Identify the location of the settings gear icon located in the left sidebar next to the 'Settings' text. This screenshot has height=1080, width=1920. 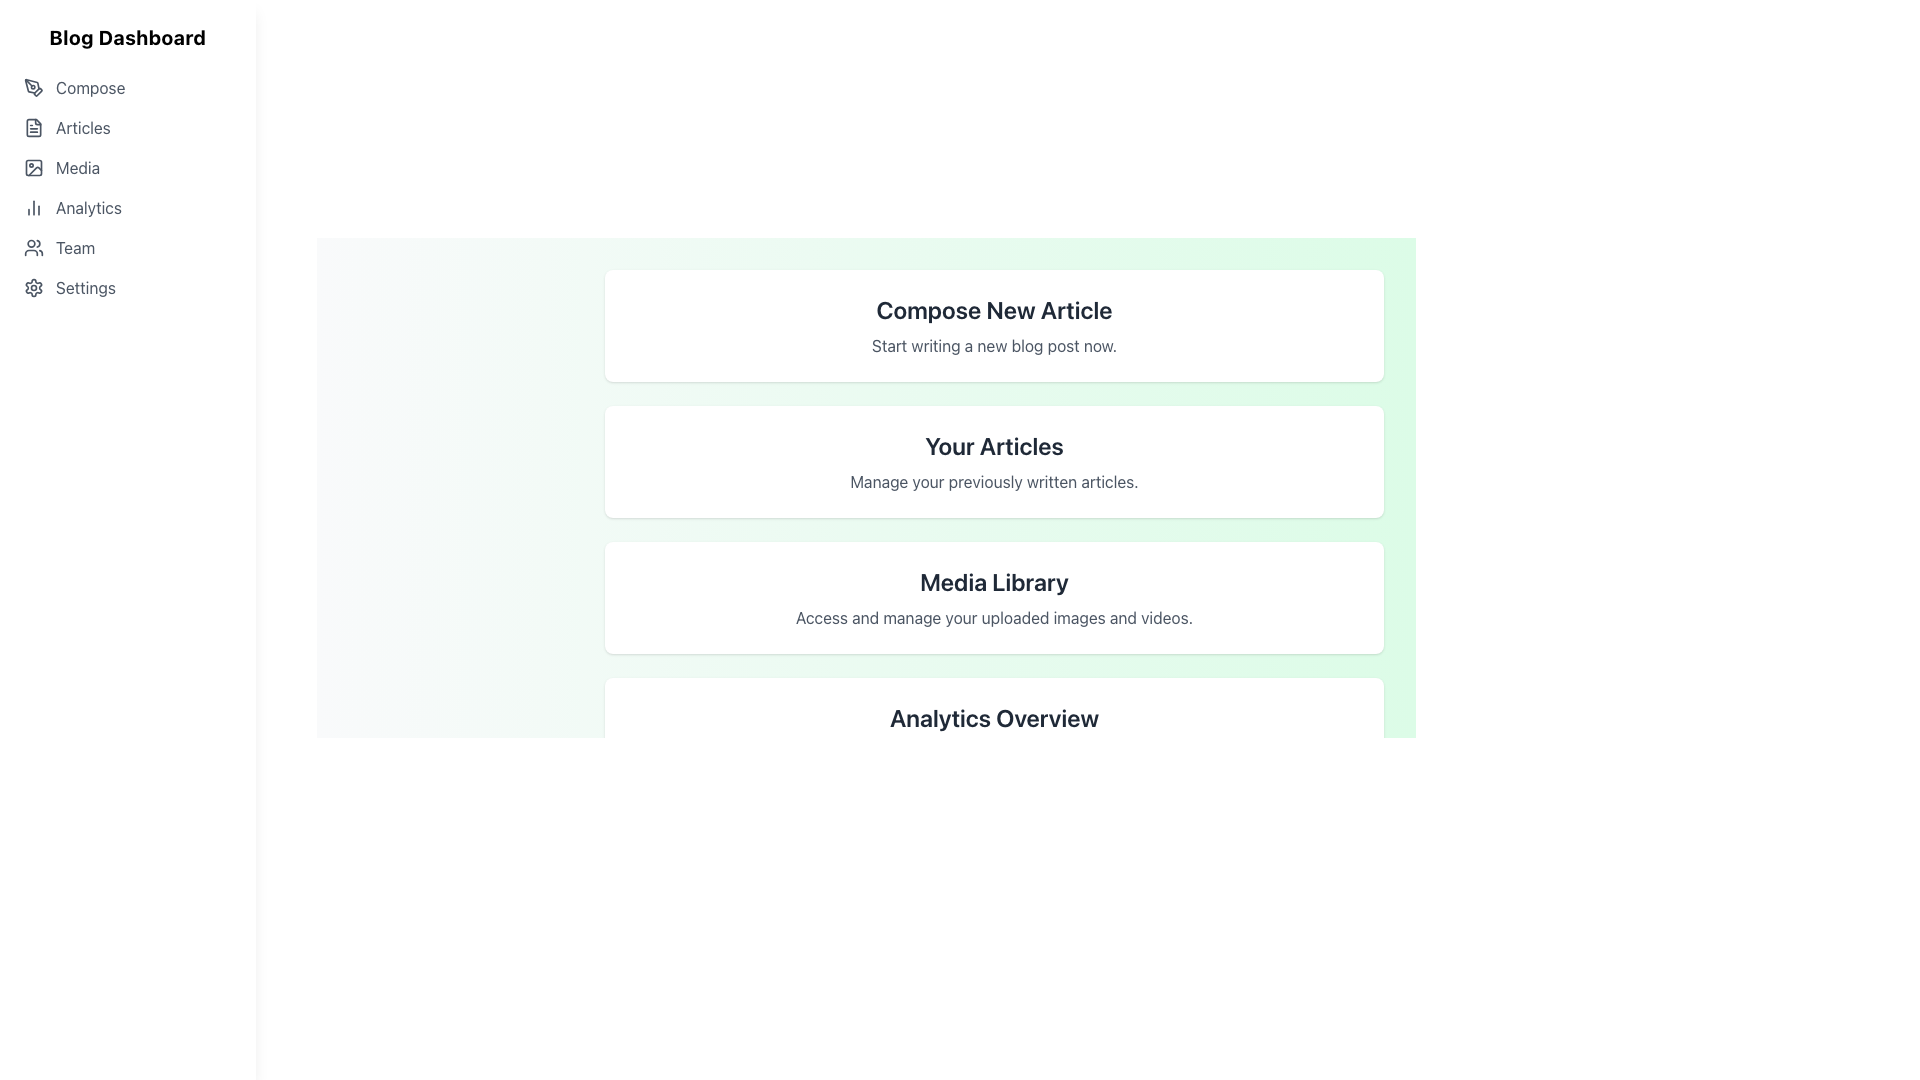
(33, 288).